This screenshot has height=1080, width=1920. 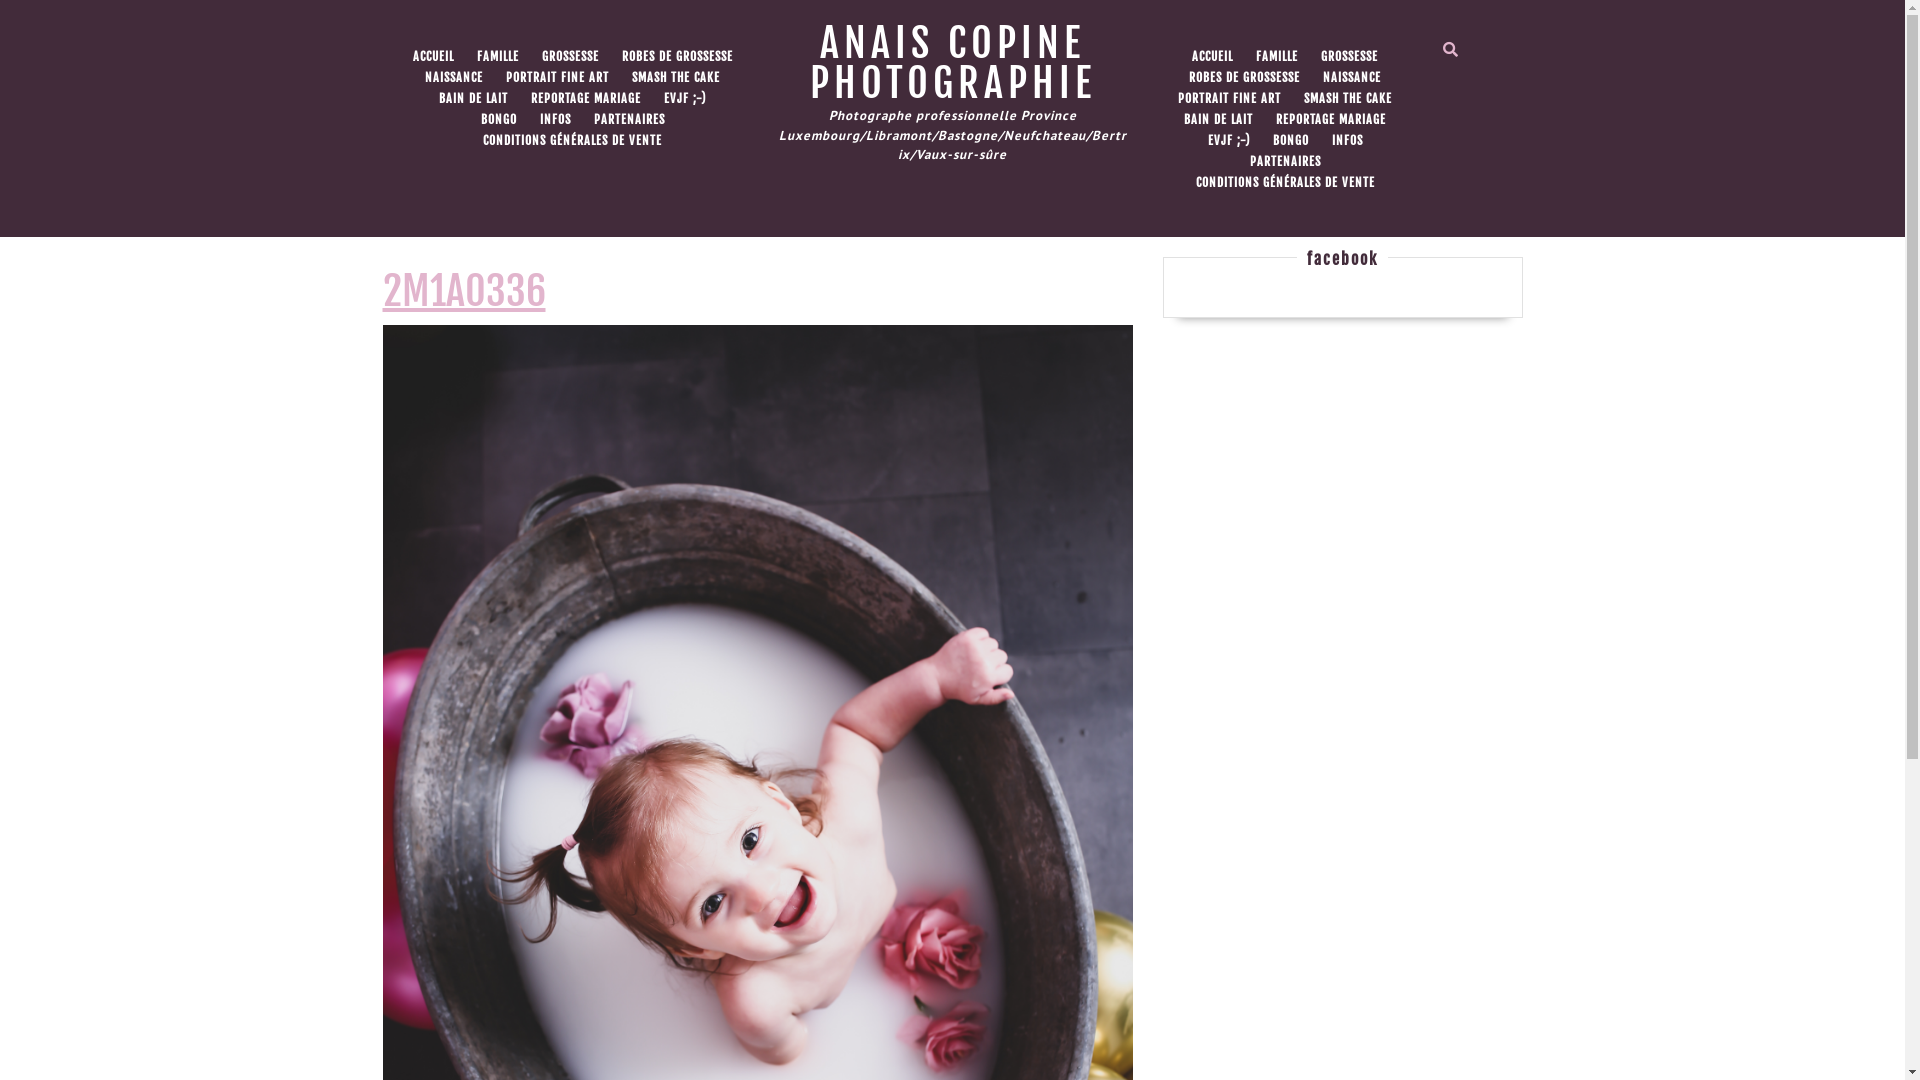 I want to click on 'ANAIS COPINE PHOTOGRAPHIE', so click(x=952, y=61).